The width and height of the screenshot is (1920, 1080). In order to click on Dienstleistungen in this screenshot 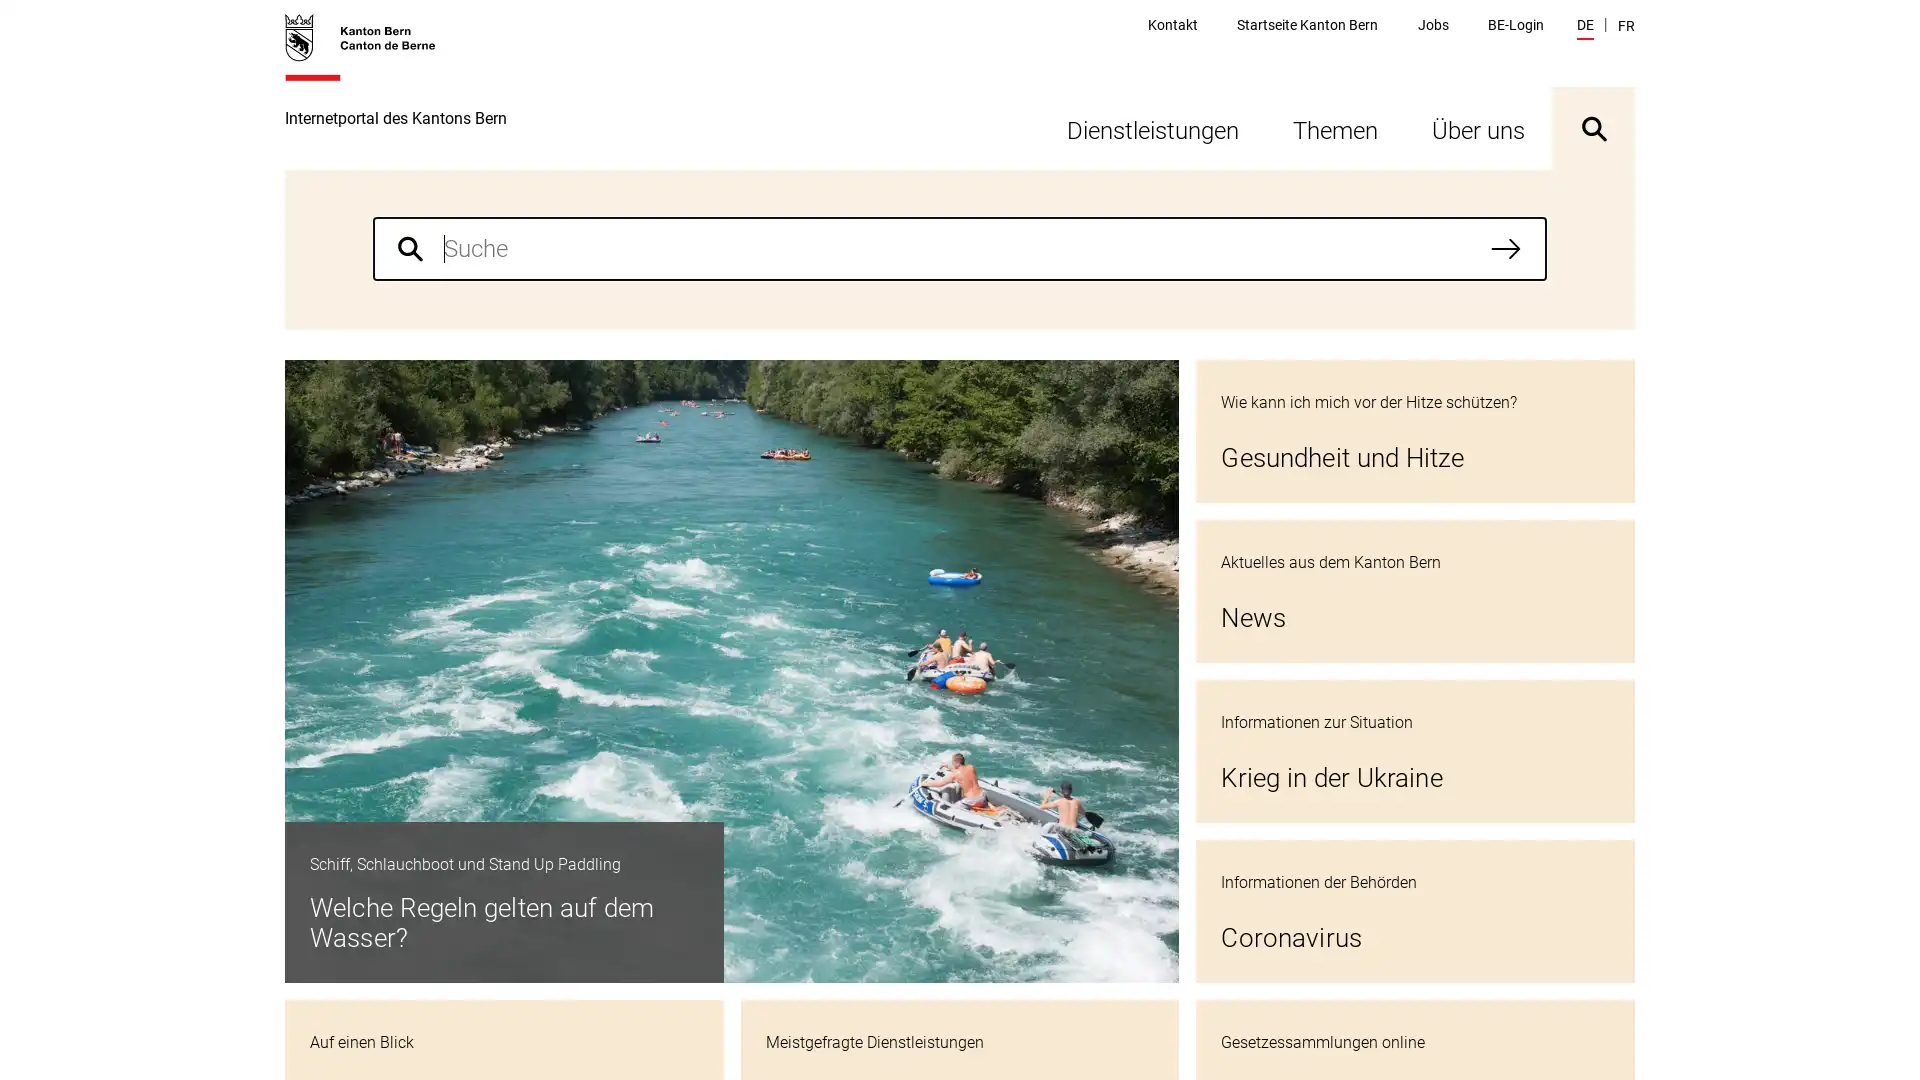, I will do `click(1152, 128)`.